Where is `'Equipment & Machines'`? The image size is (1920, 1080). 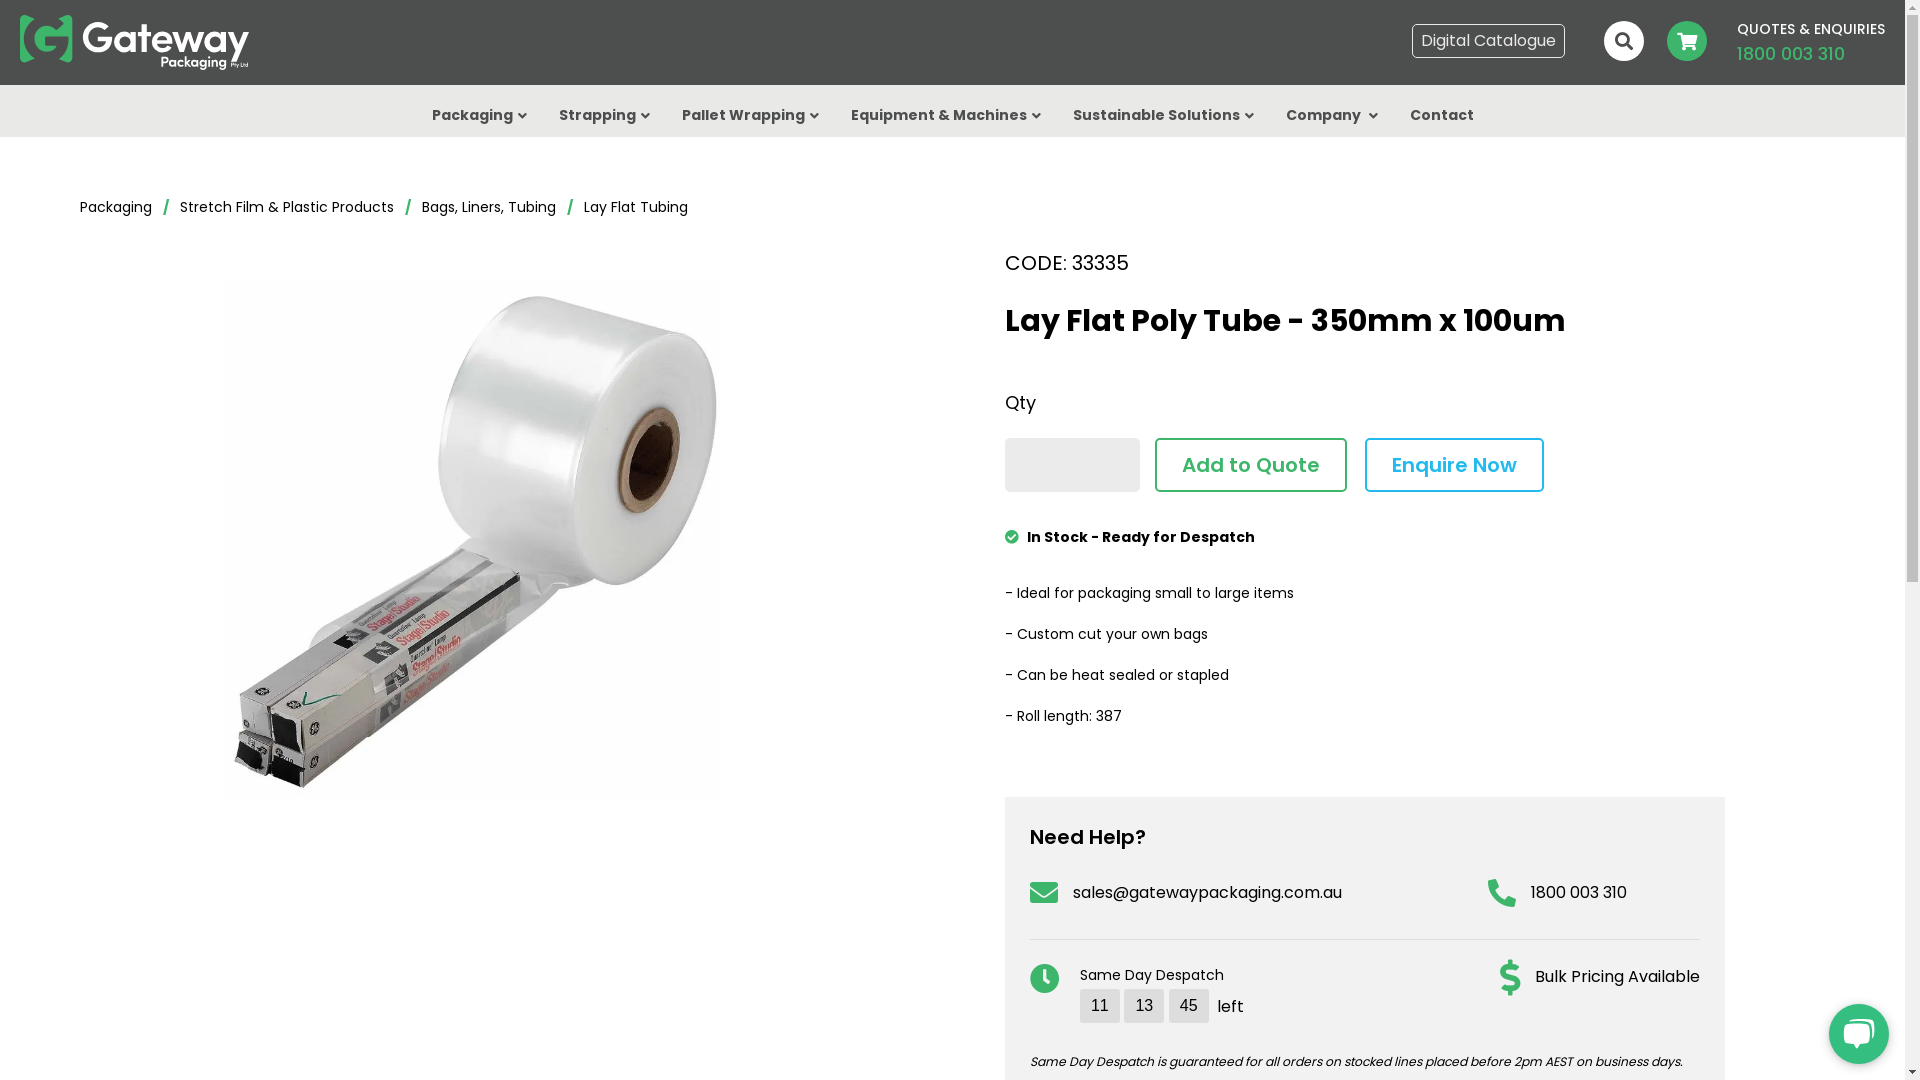
'Equipment & Machines' is located at coordinates (944, 119).